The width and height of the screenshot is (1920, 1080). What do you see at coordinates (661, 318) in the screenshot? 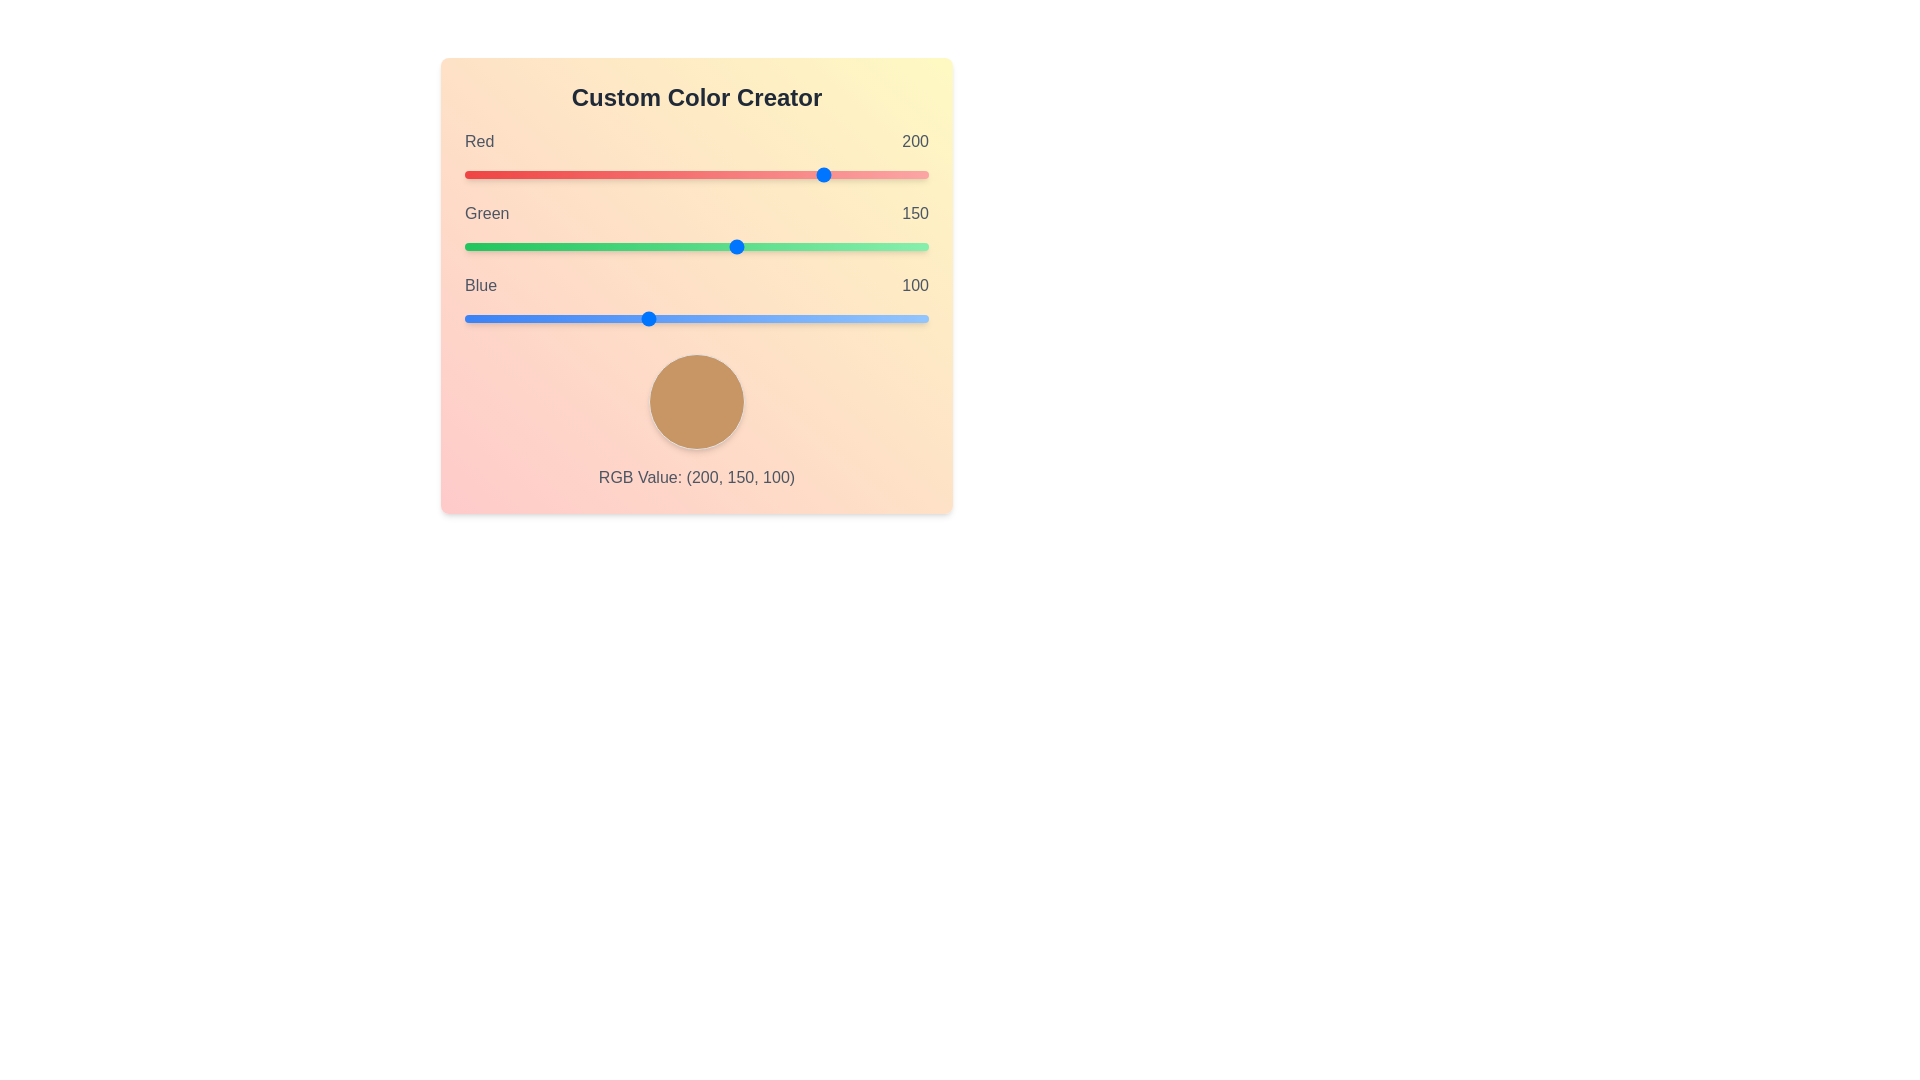
I see `the blue slider to set the blue value to 108` at bounding box center [661, 318].